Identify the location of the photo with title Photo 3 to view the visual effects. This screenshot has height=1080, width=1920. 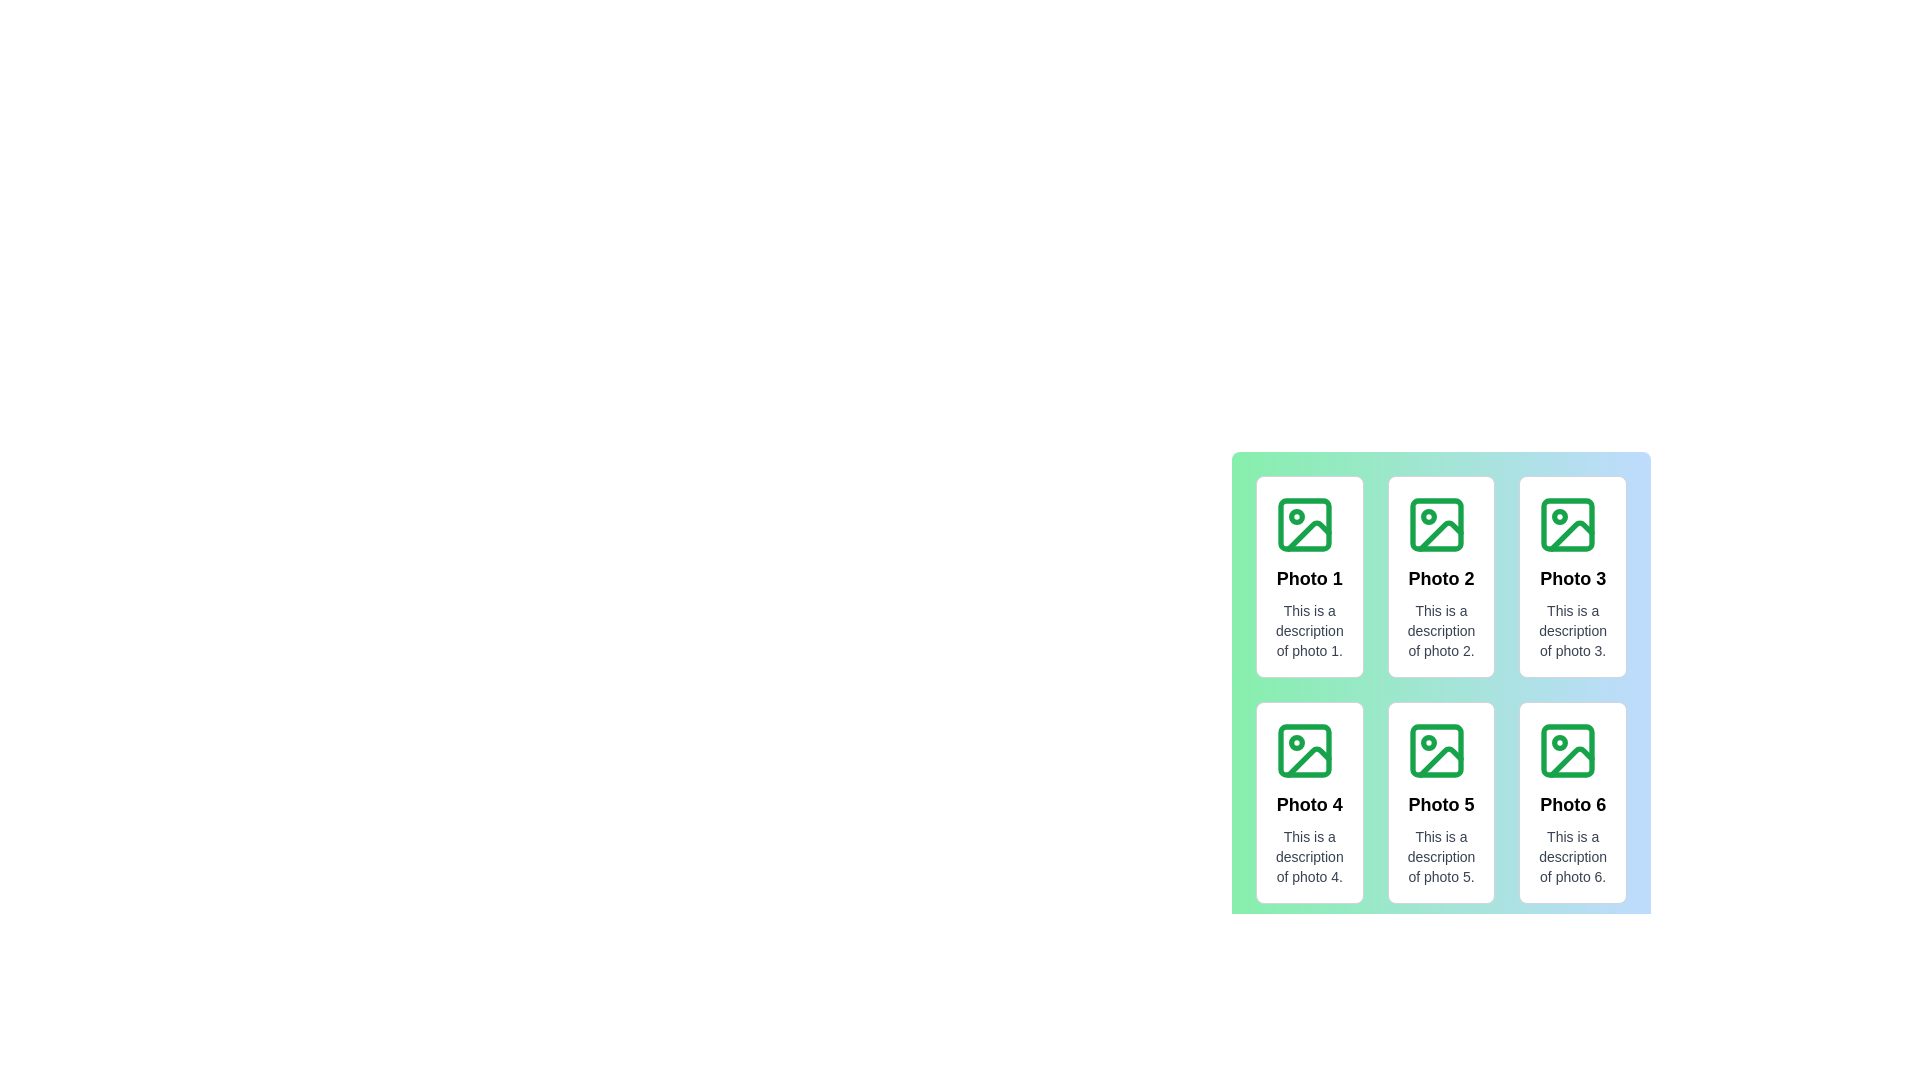
(1572, 577).